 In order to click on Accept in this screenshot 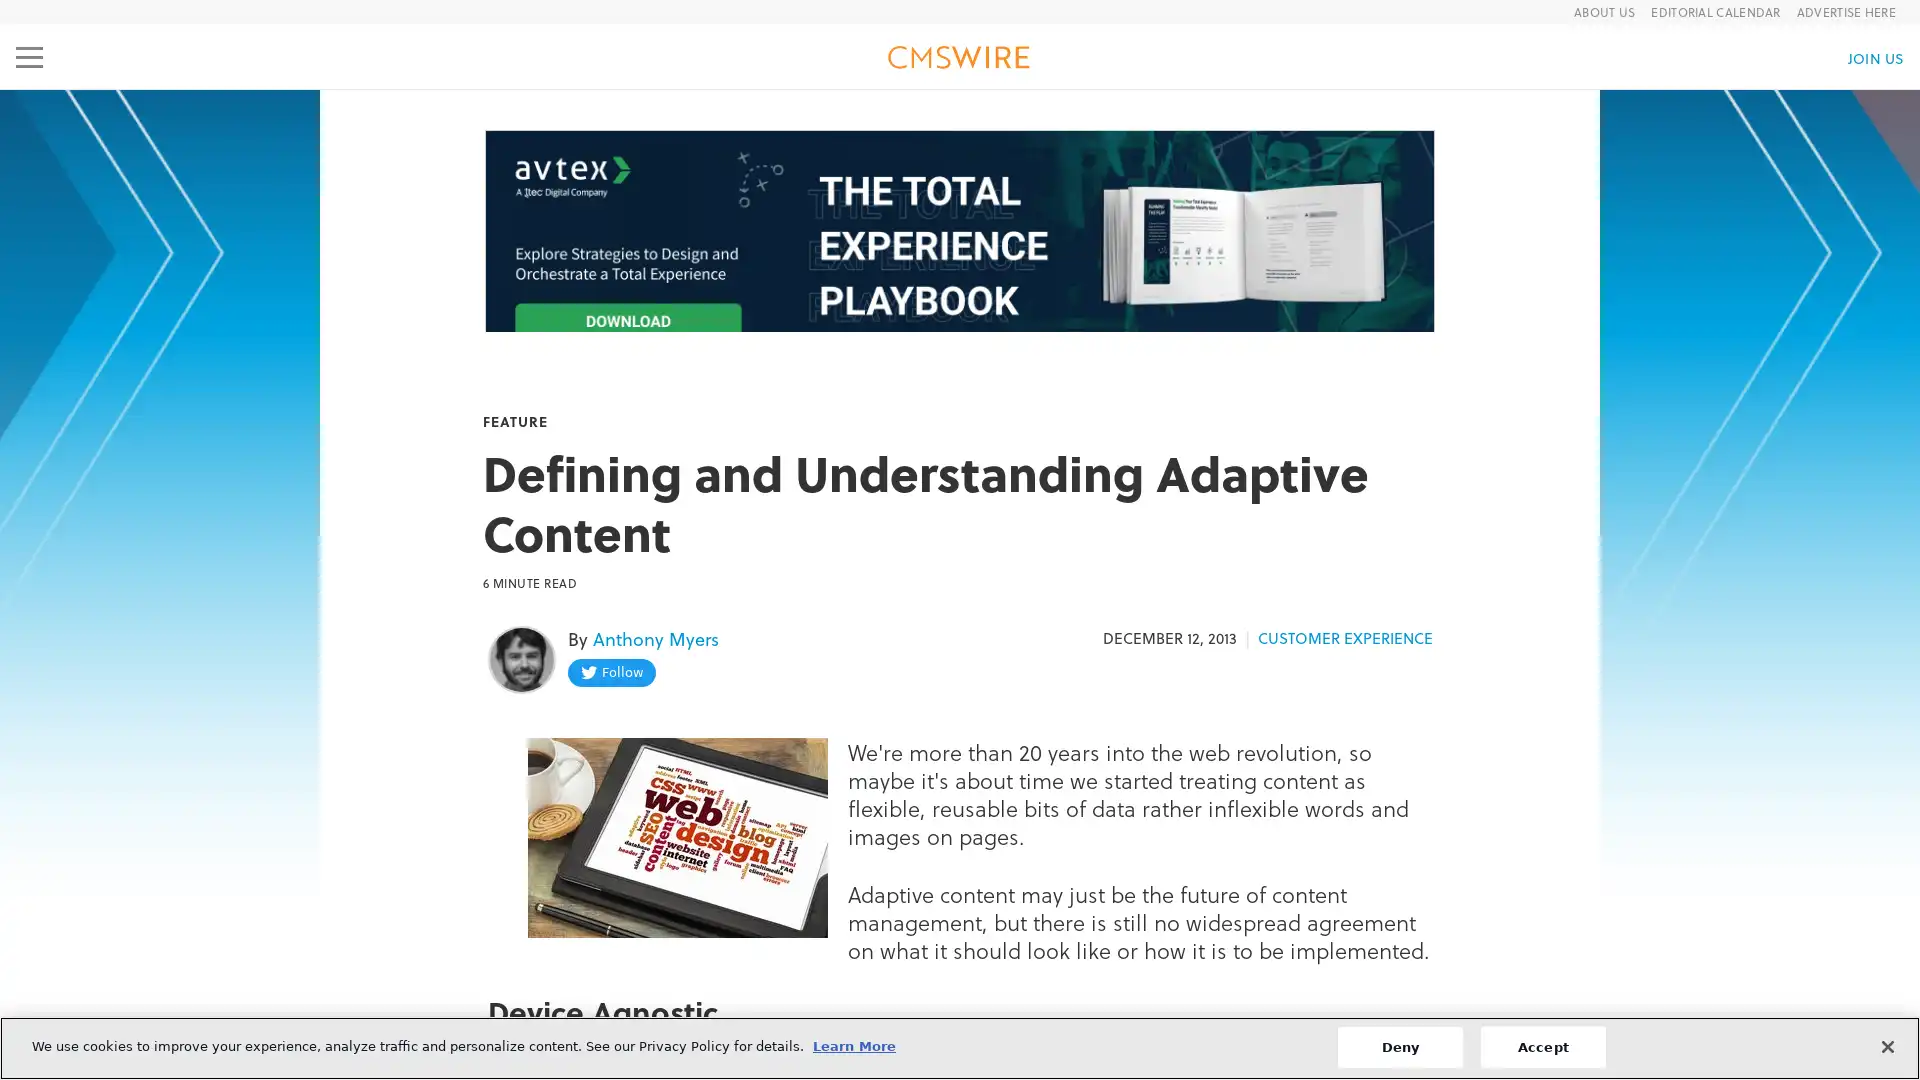, I will do `click(1541, 1045)`.